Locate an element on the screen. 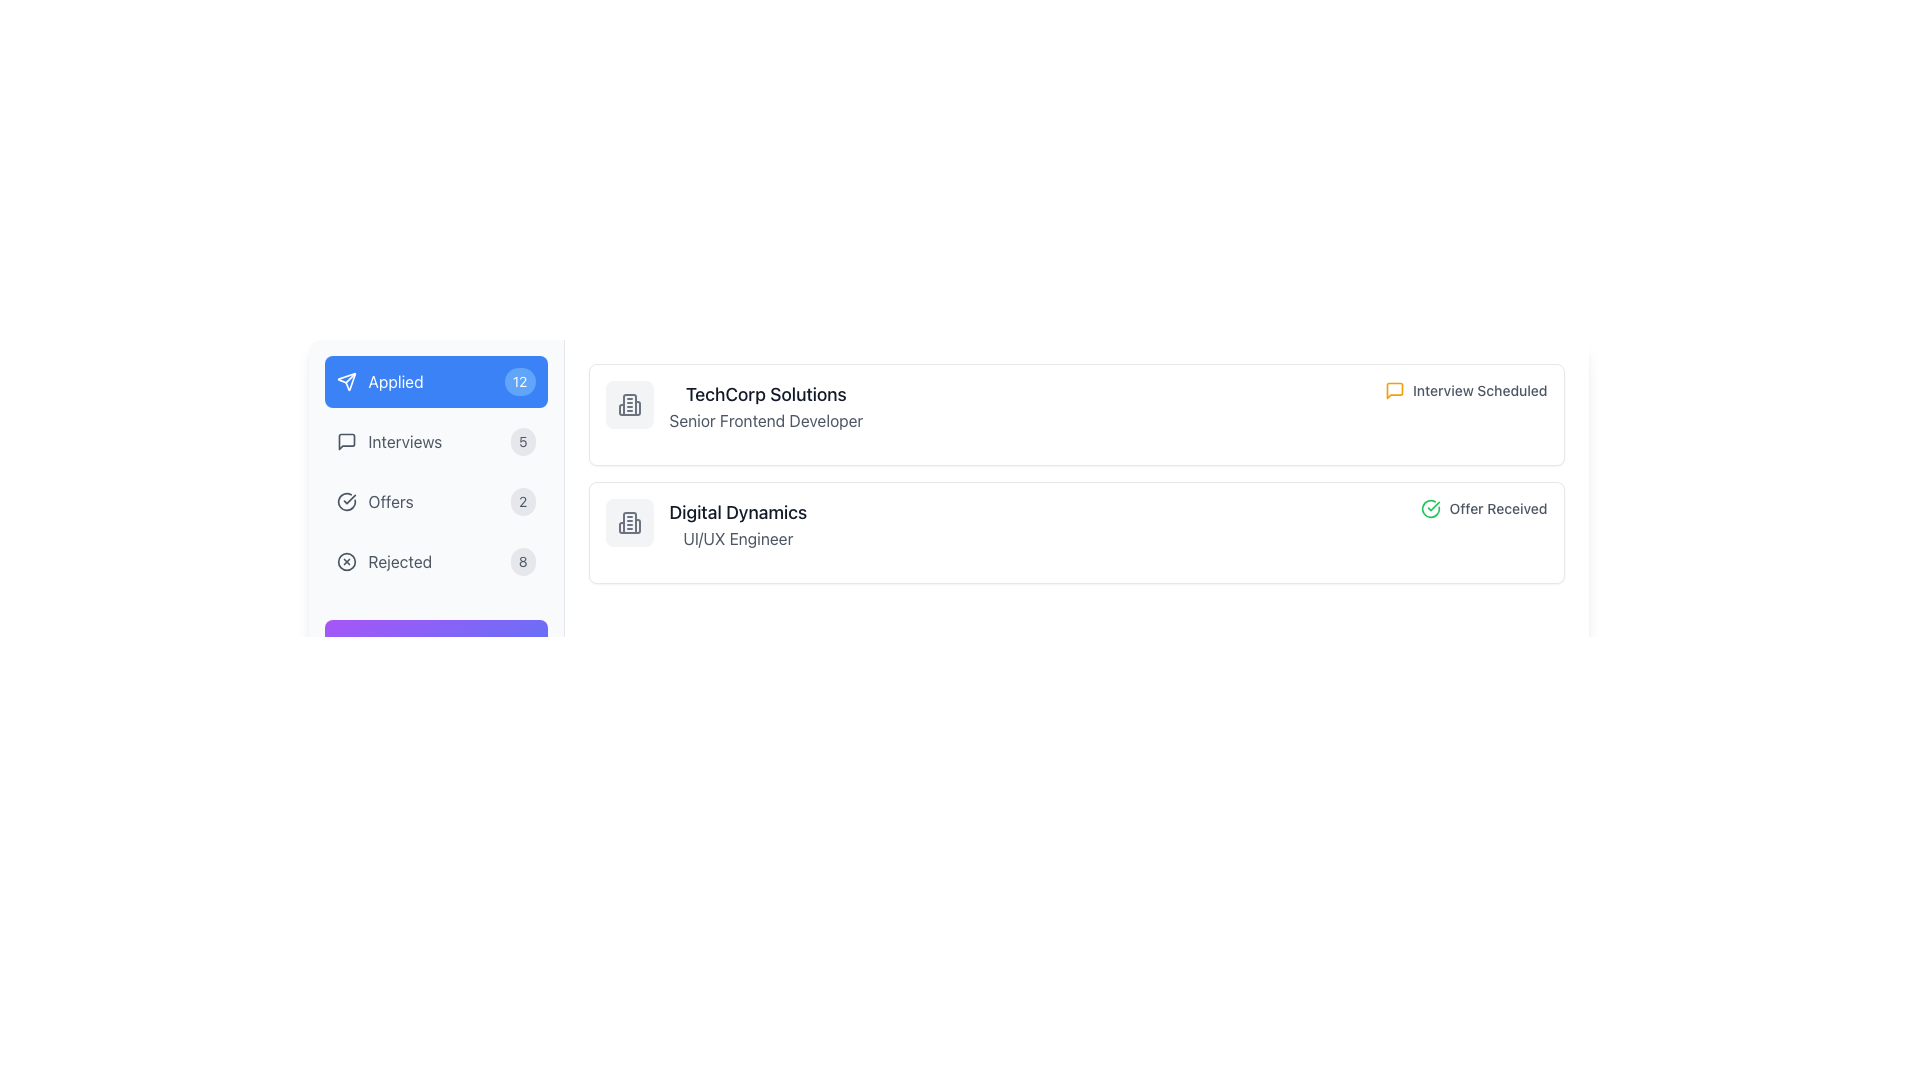  the second job application entry is located at coordinates (1075, 523).